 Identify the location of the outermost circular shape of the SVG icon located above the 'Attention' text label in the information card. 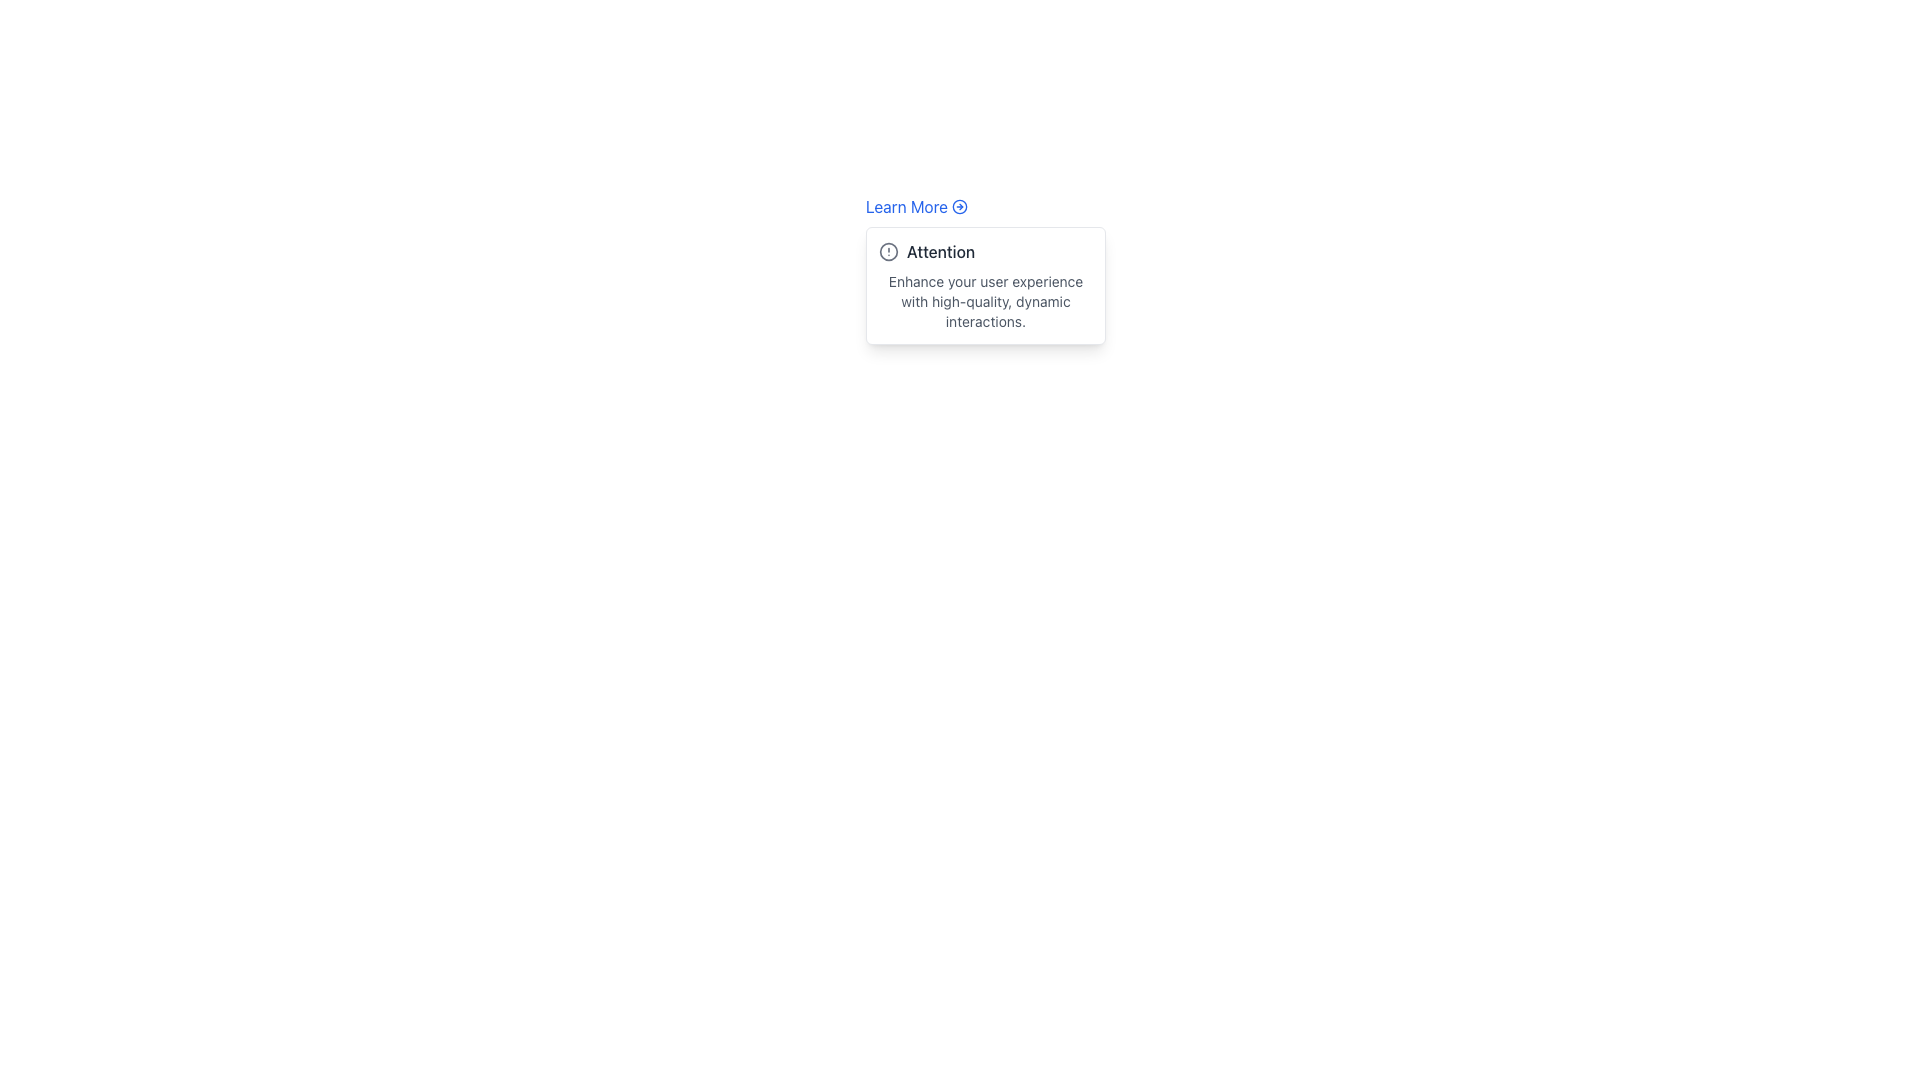
(887, 250).